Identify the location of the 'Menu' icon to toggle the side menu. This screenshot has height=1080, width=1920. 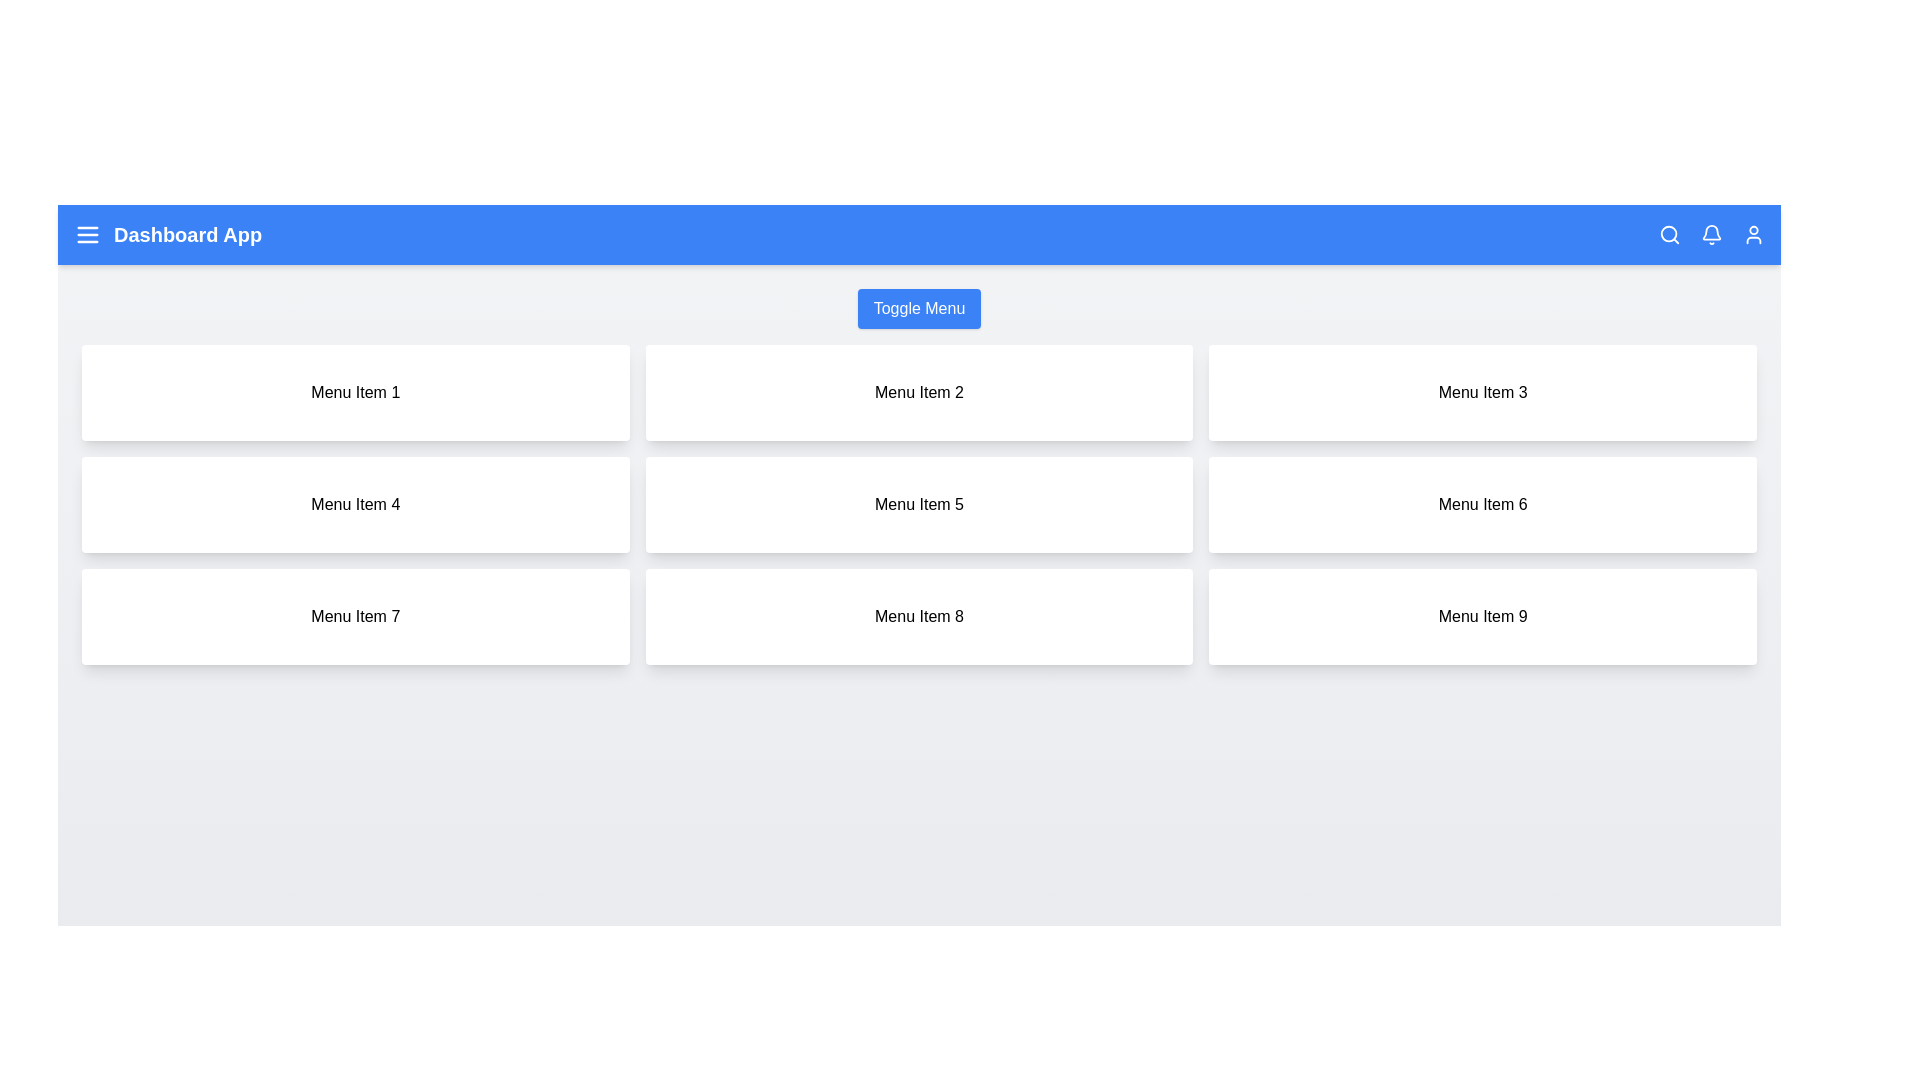
(86, 234).